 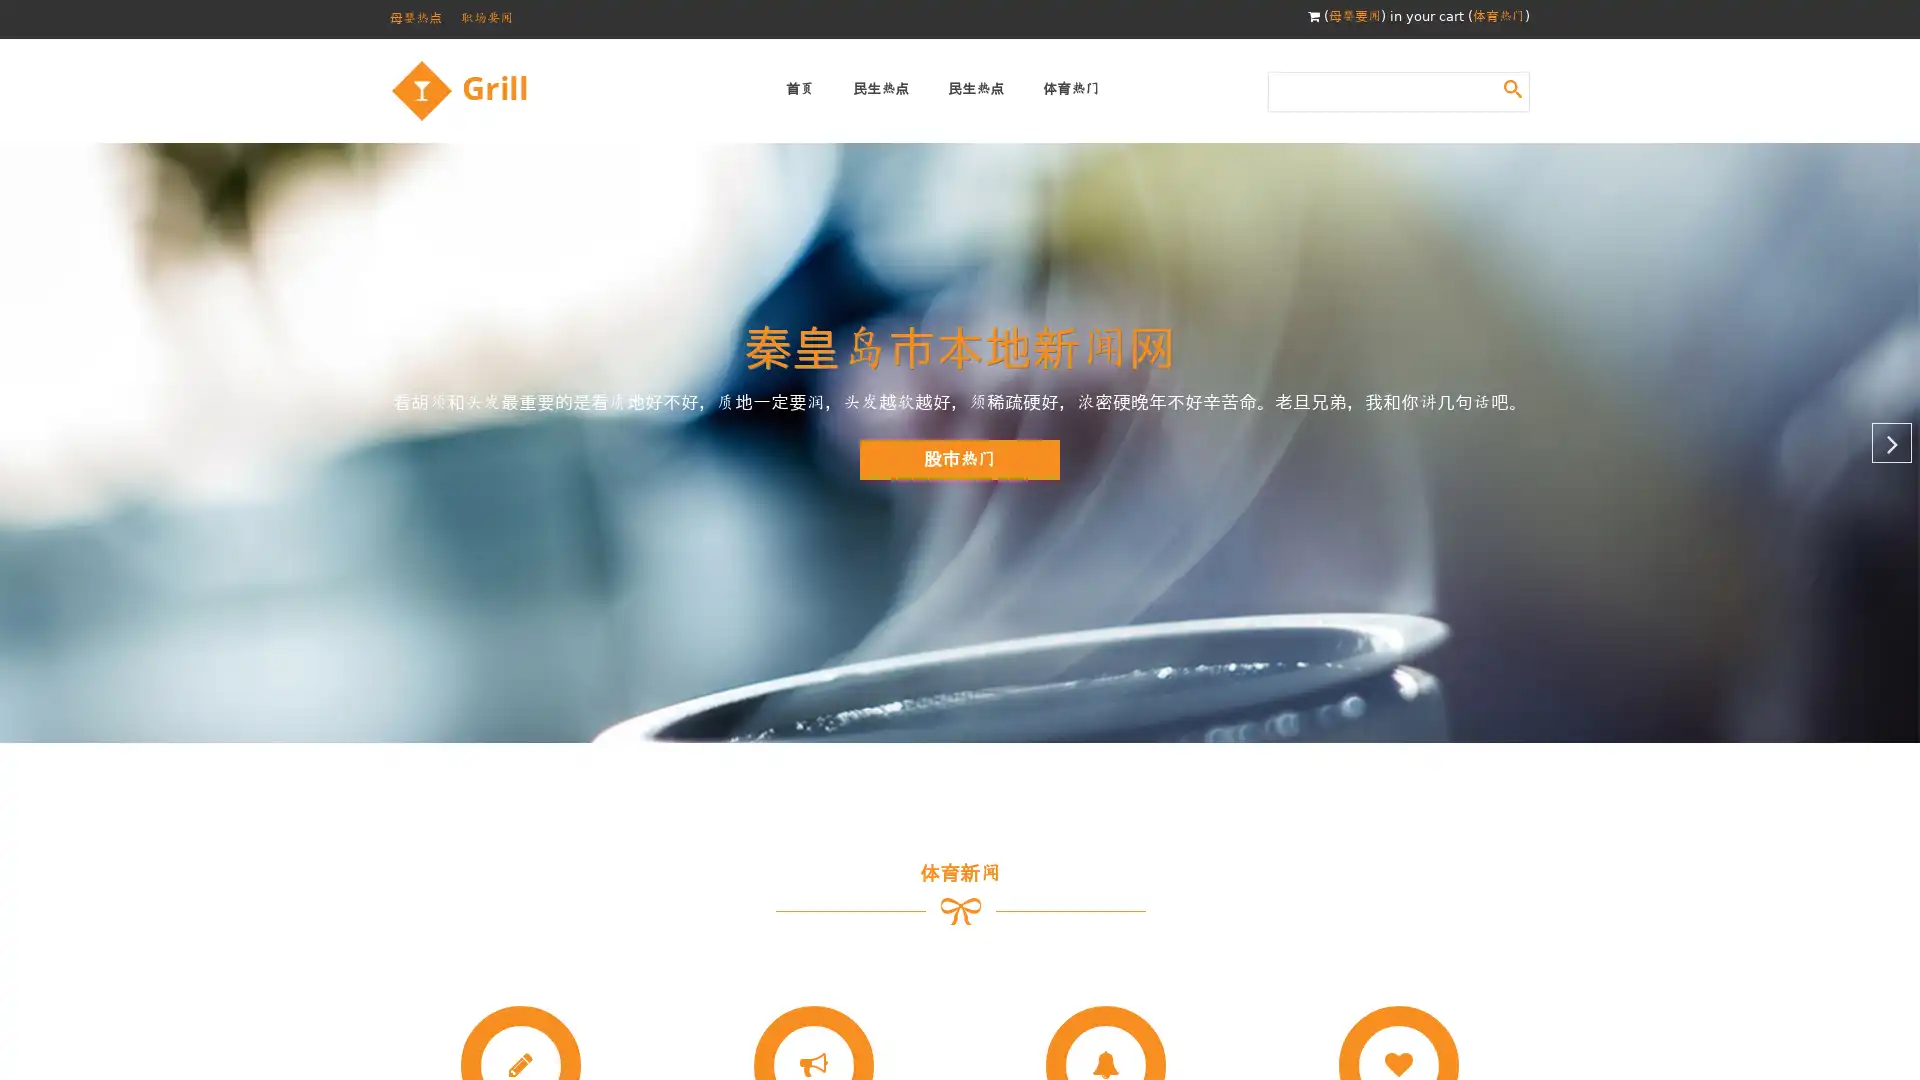 I want to click on Submit, so click(x=1512, y=87).